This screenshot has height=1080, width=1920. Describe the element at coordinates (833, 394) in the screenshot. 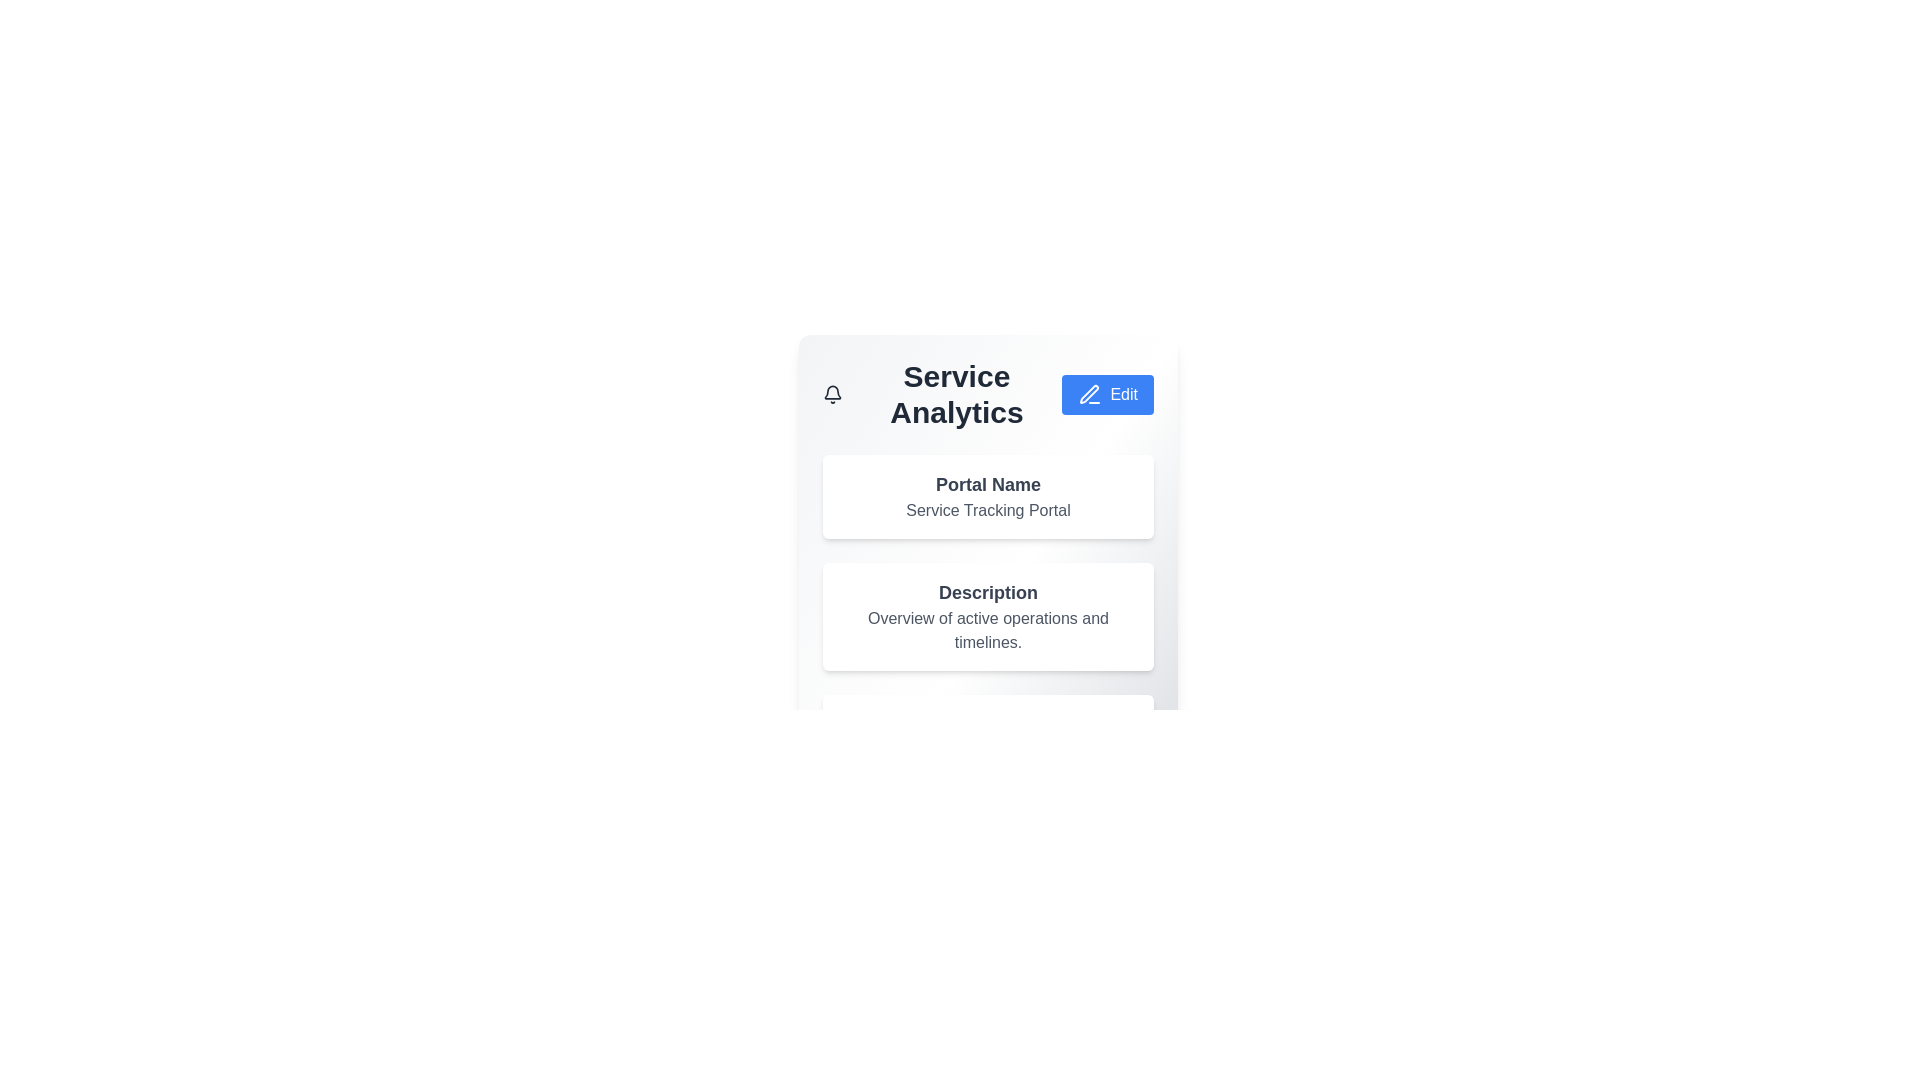

I see `the outlined bell icon, which is styled with a rounded design and located to the left of the 'Service Analytics' title text` at that location.